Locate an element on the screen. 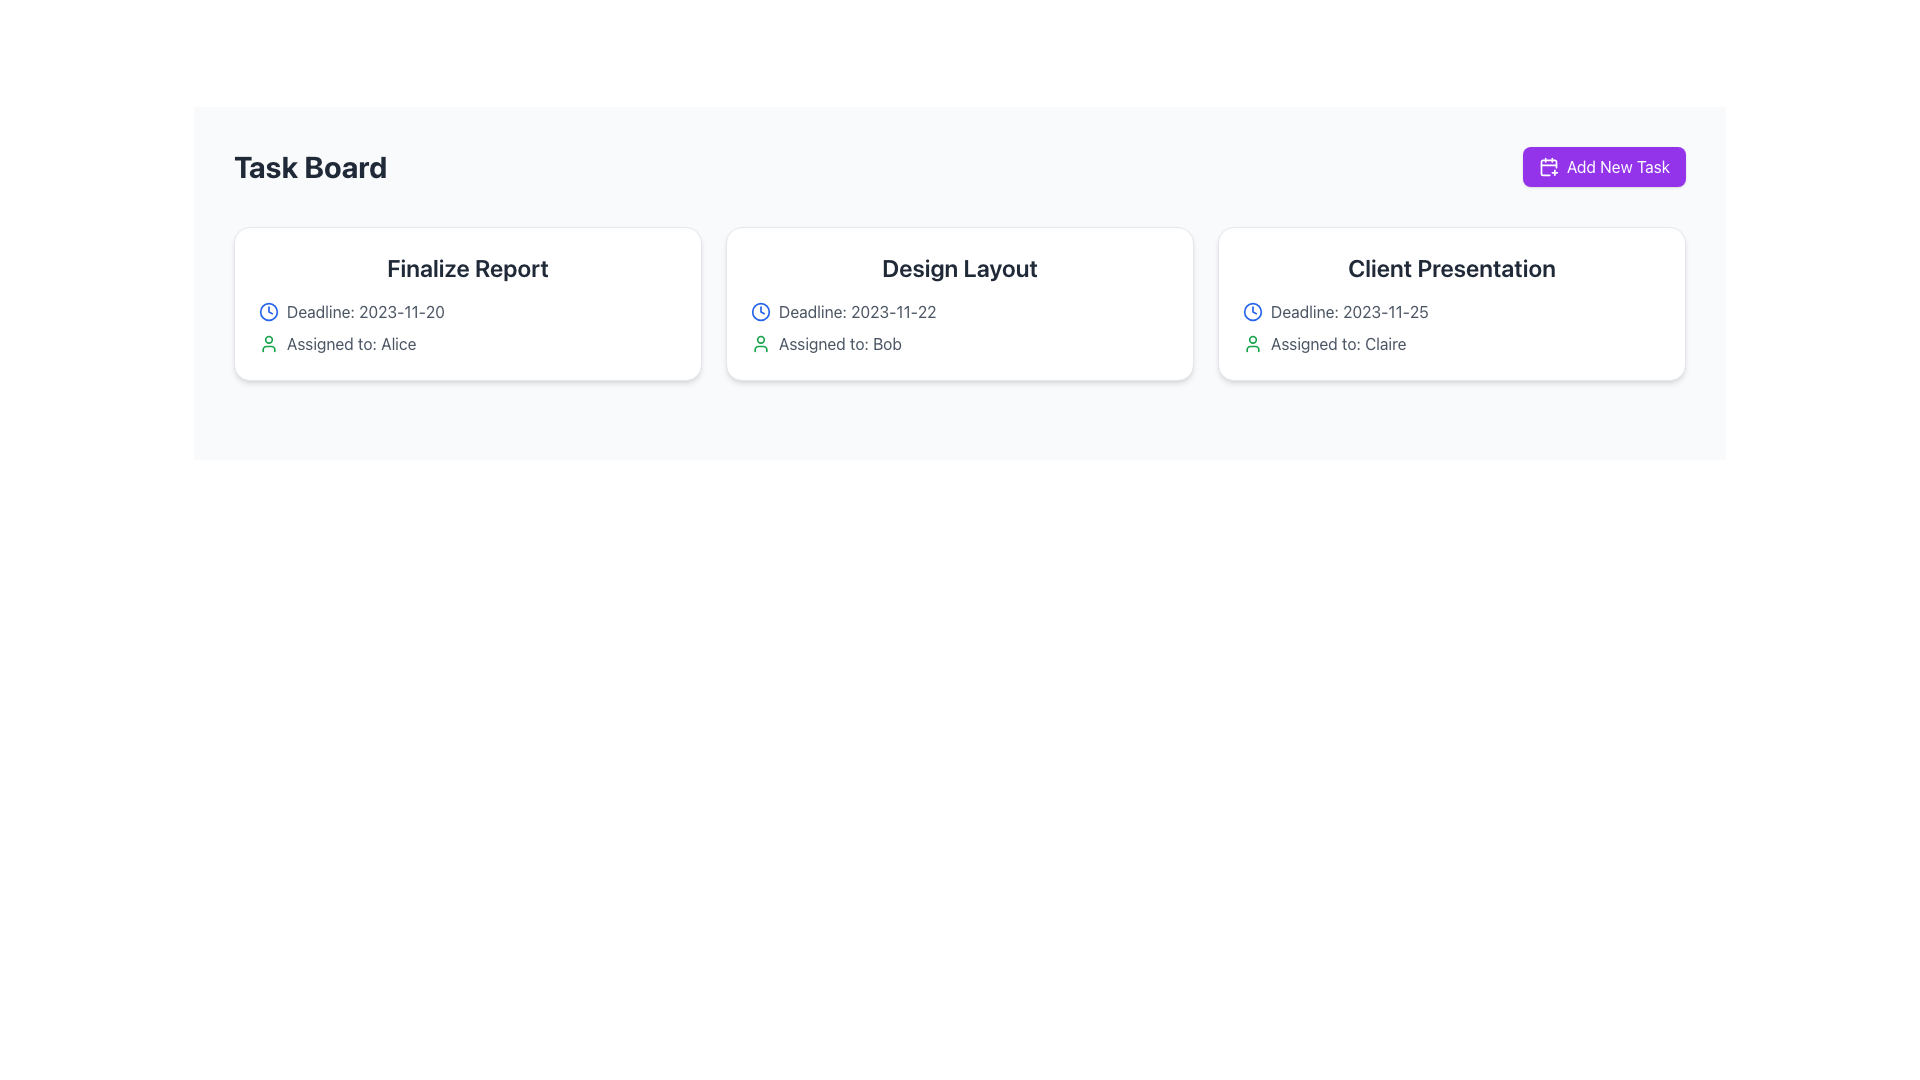 Image resolution: width=1920 pixels, height=1080 pixels. the user icon representing the assignee 'Bob' in the 'Assigned to: Bob' label located in the second card titled 'Design Layout' is located at coordinates (760, 342).